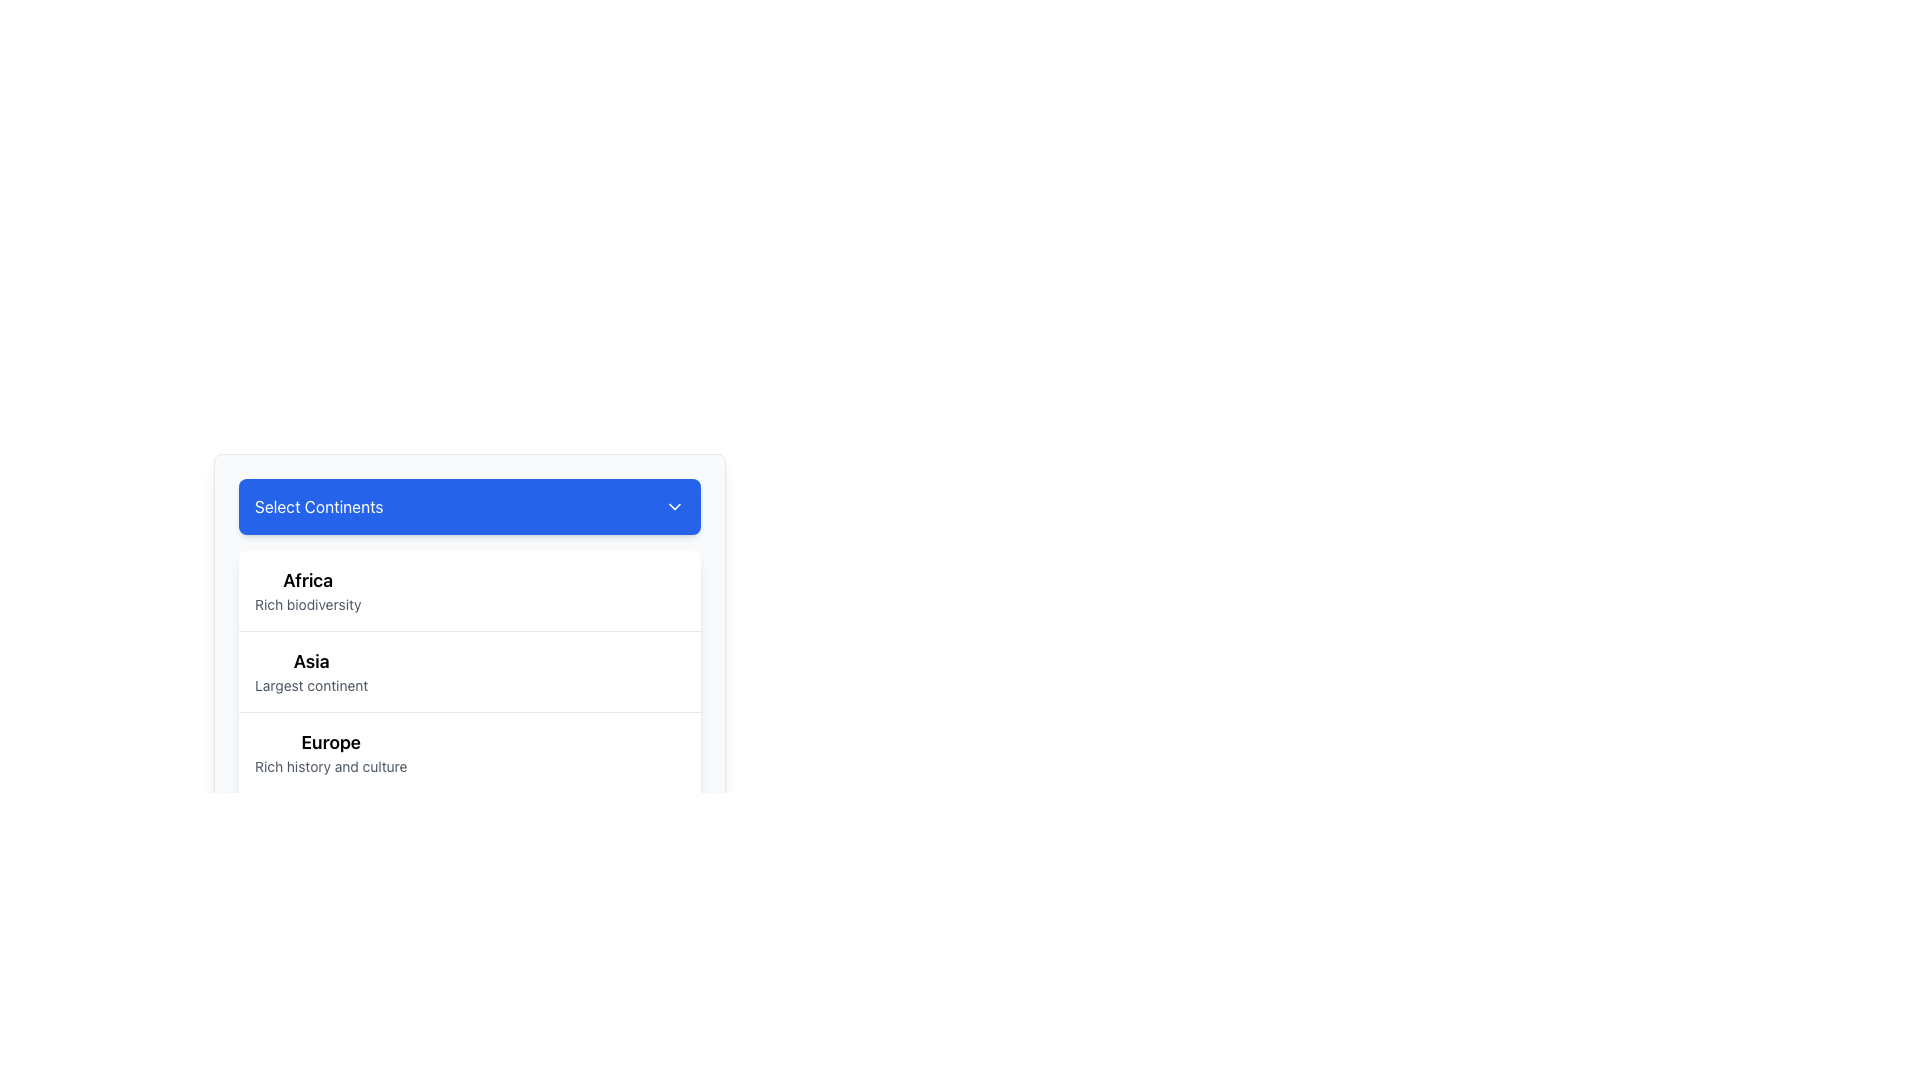  Describe the element at coordinates (307, 604) in the screenshot. I see `the descriptive text label that appears below the 'Africa' header in the dropdown menu` at that location.